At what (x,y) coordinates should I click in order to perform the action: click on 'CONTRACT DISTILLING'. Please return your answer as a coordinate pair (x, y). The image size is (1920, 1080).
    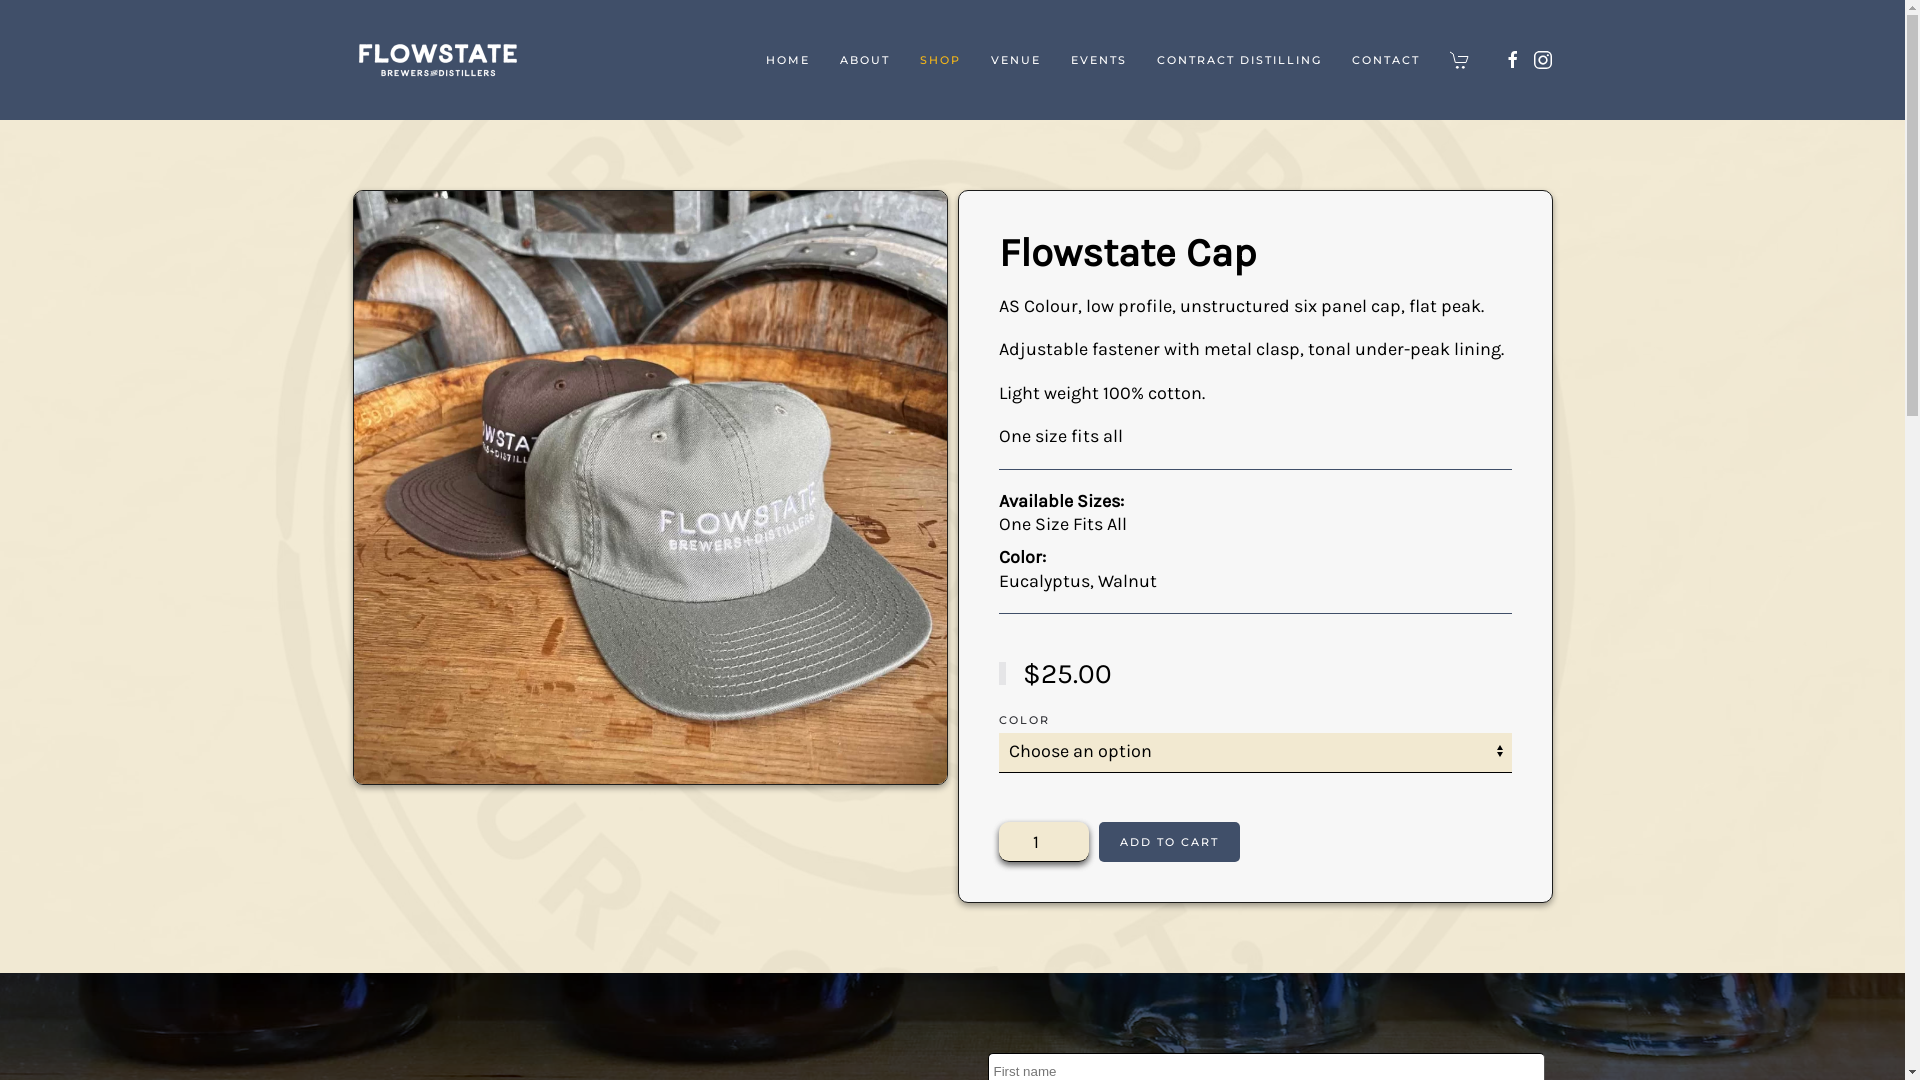
    Looking at the image, I should click on (1156, 59).